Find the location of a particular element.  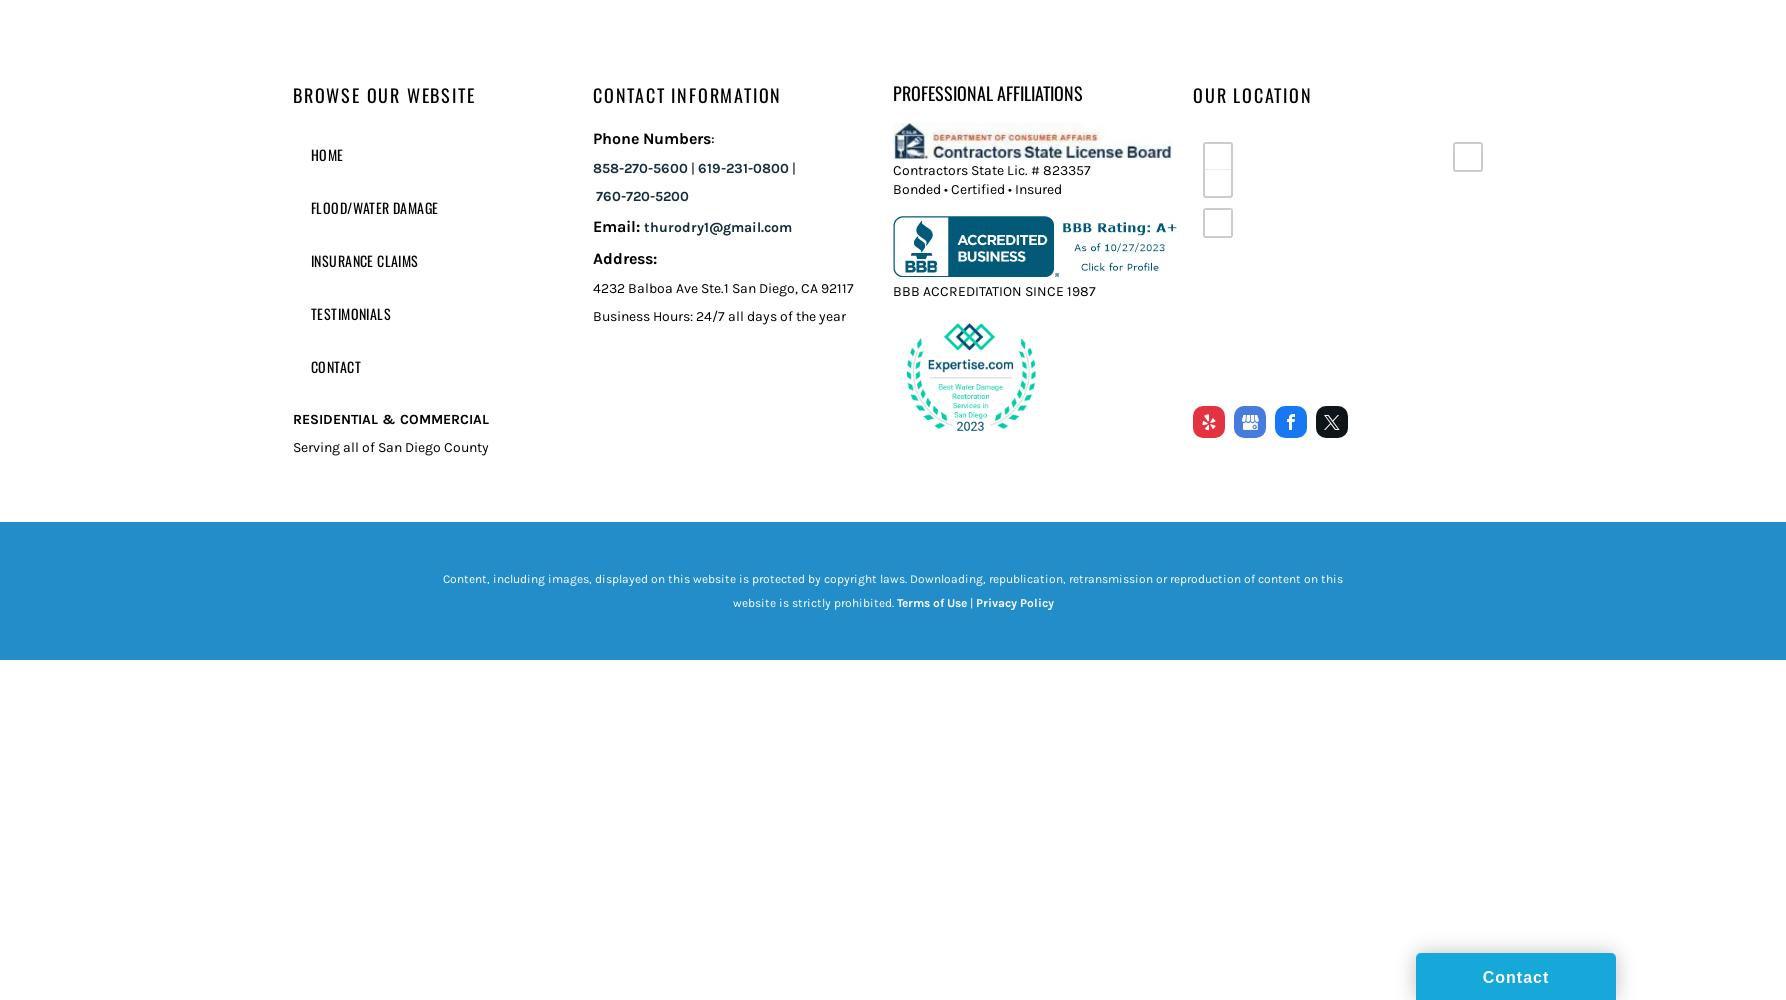

'BBB ACCREDITATION SINCE 1987' is located at coordinates (994, 290).